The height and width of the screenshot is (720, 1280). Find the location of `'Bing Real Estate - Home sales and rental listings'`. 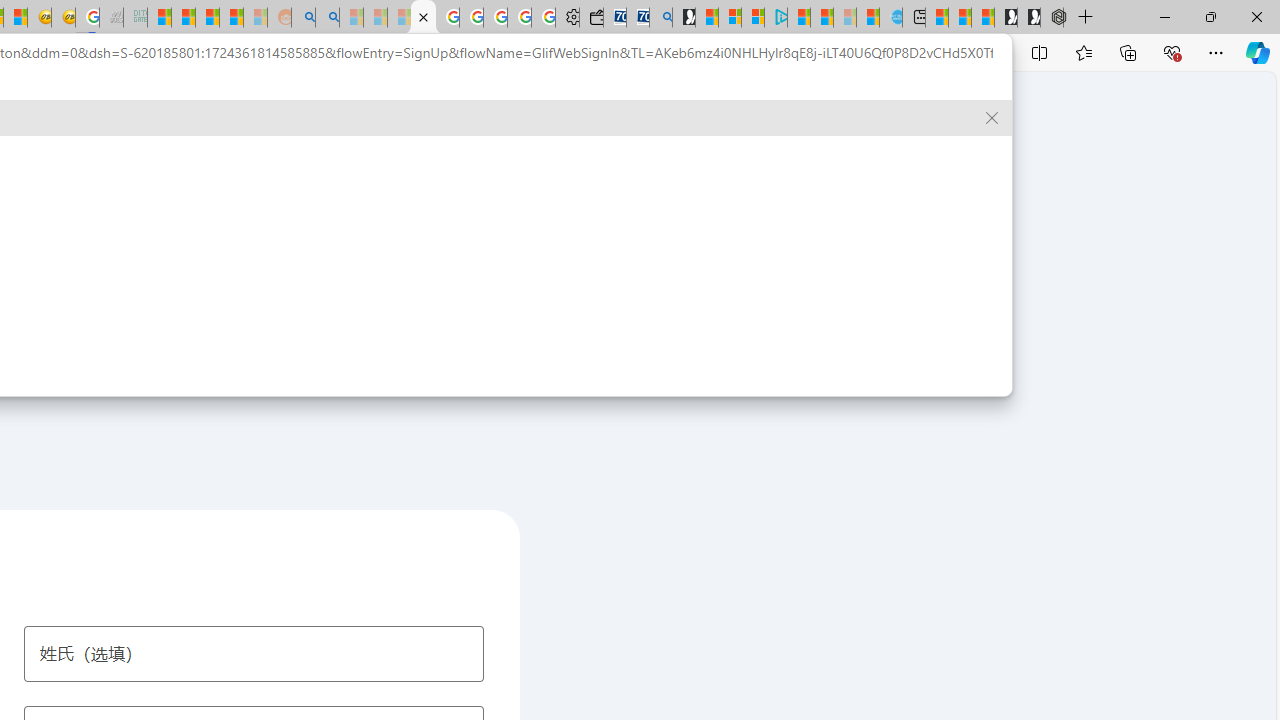

'Bing Real Estate - Home sales and rental listings' is located at coordinates (661, 17).